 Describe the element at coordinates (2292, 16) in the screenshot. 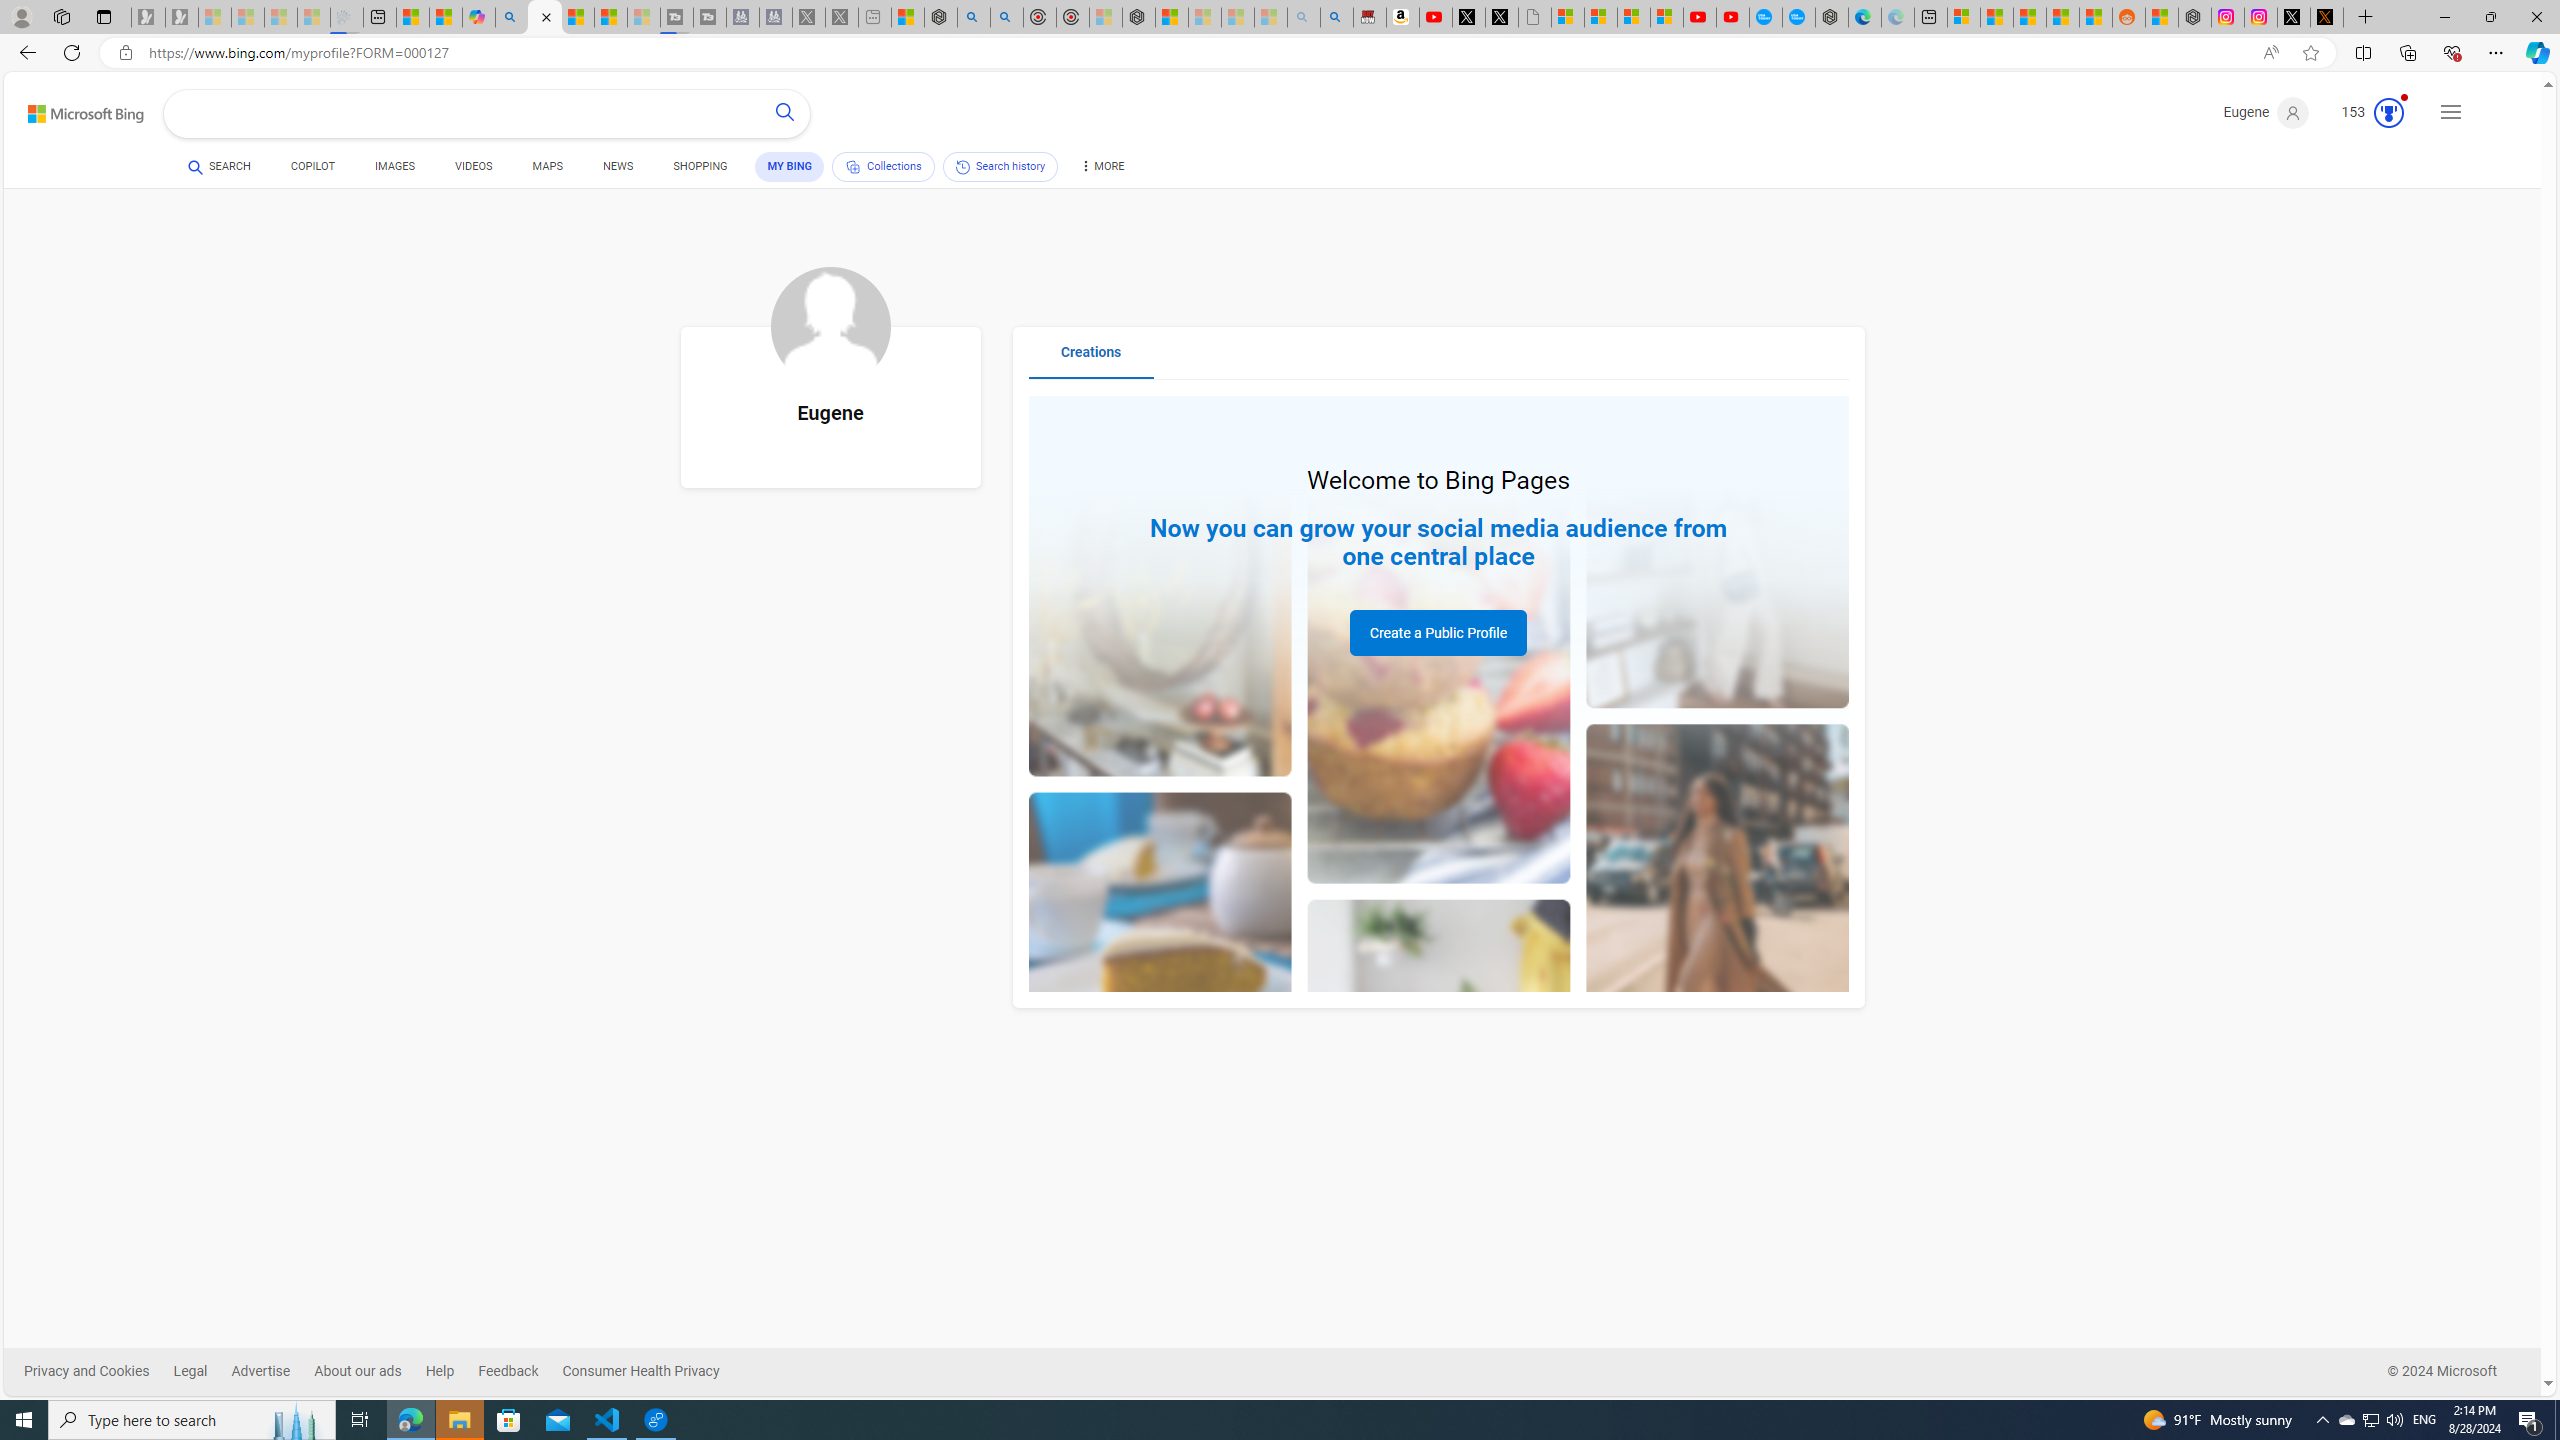

I see `'Log in to X / X'` at that location.